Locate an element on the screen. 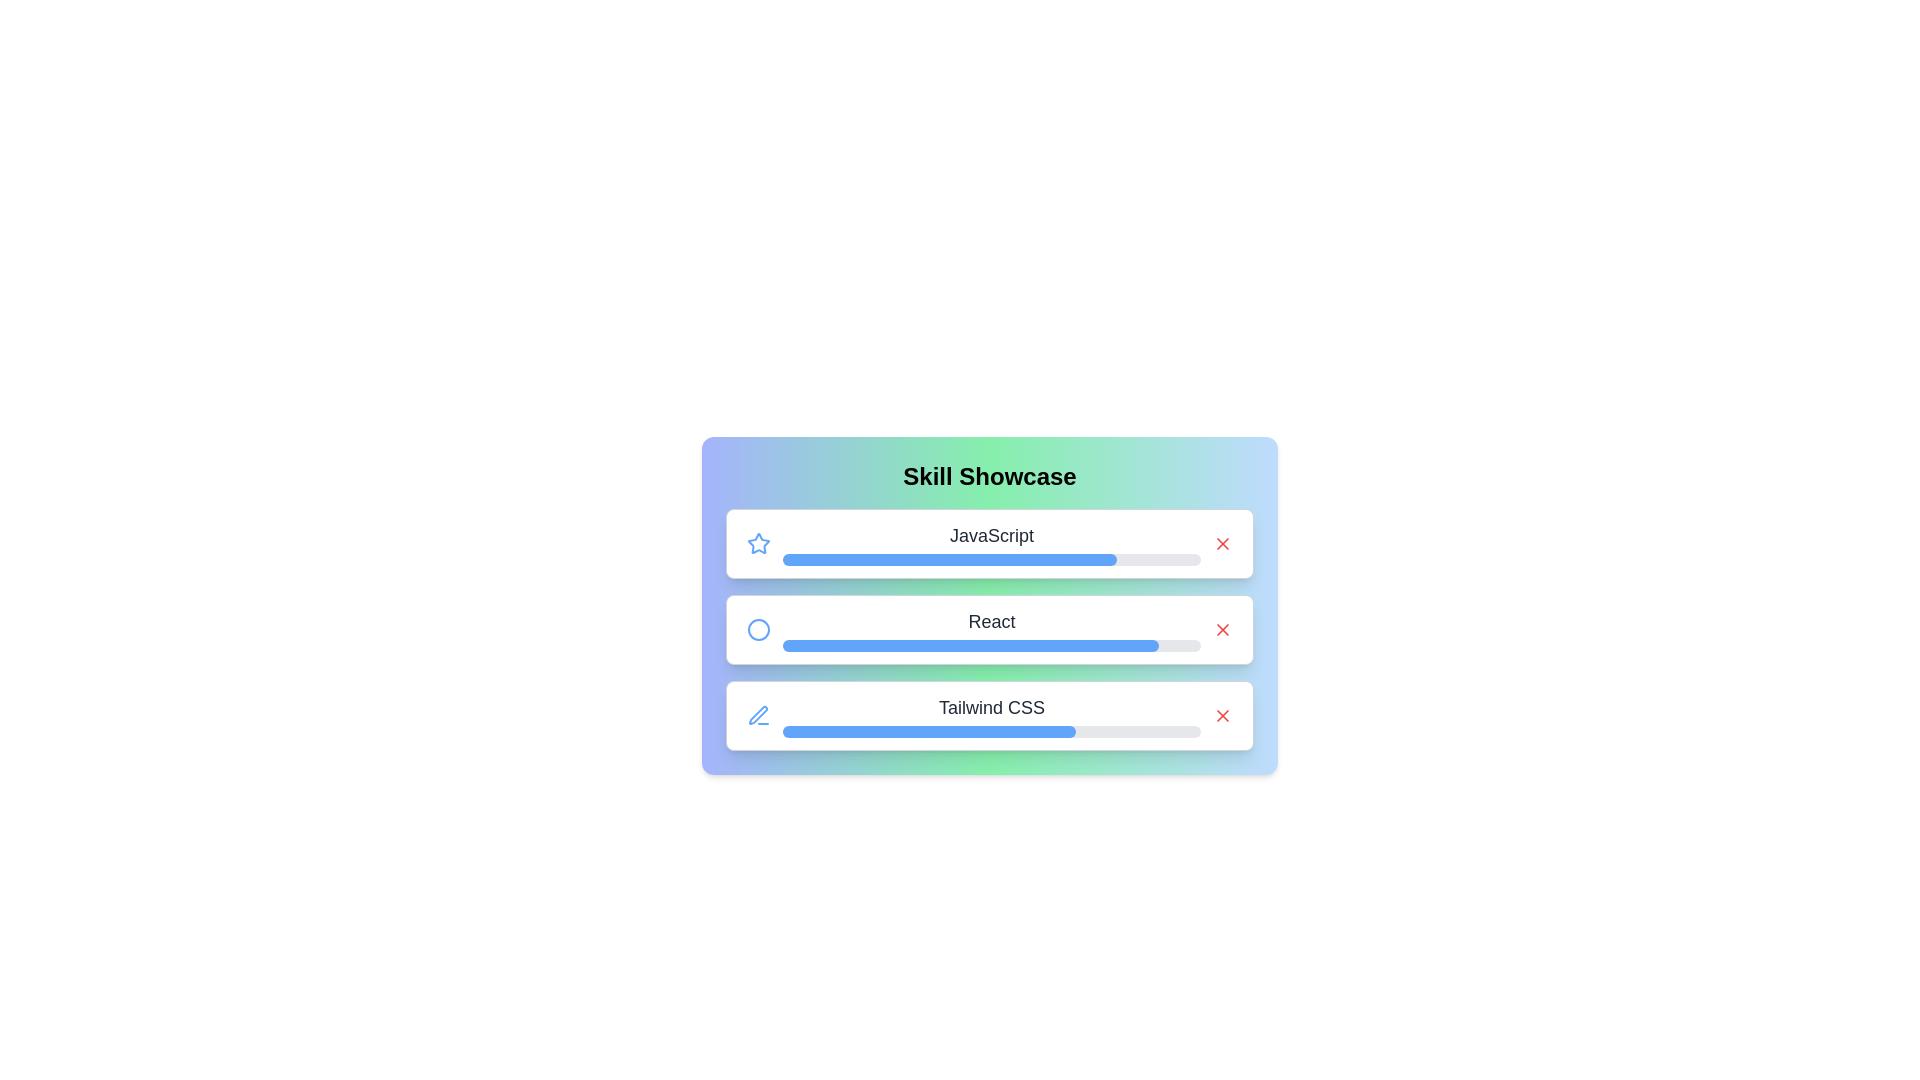 The image size is (1920, 1080). remove button for the skill React is located at coordinates (1222, 628).